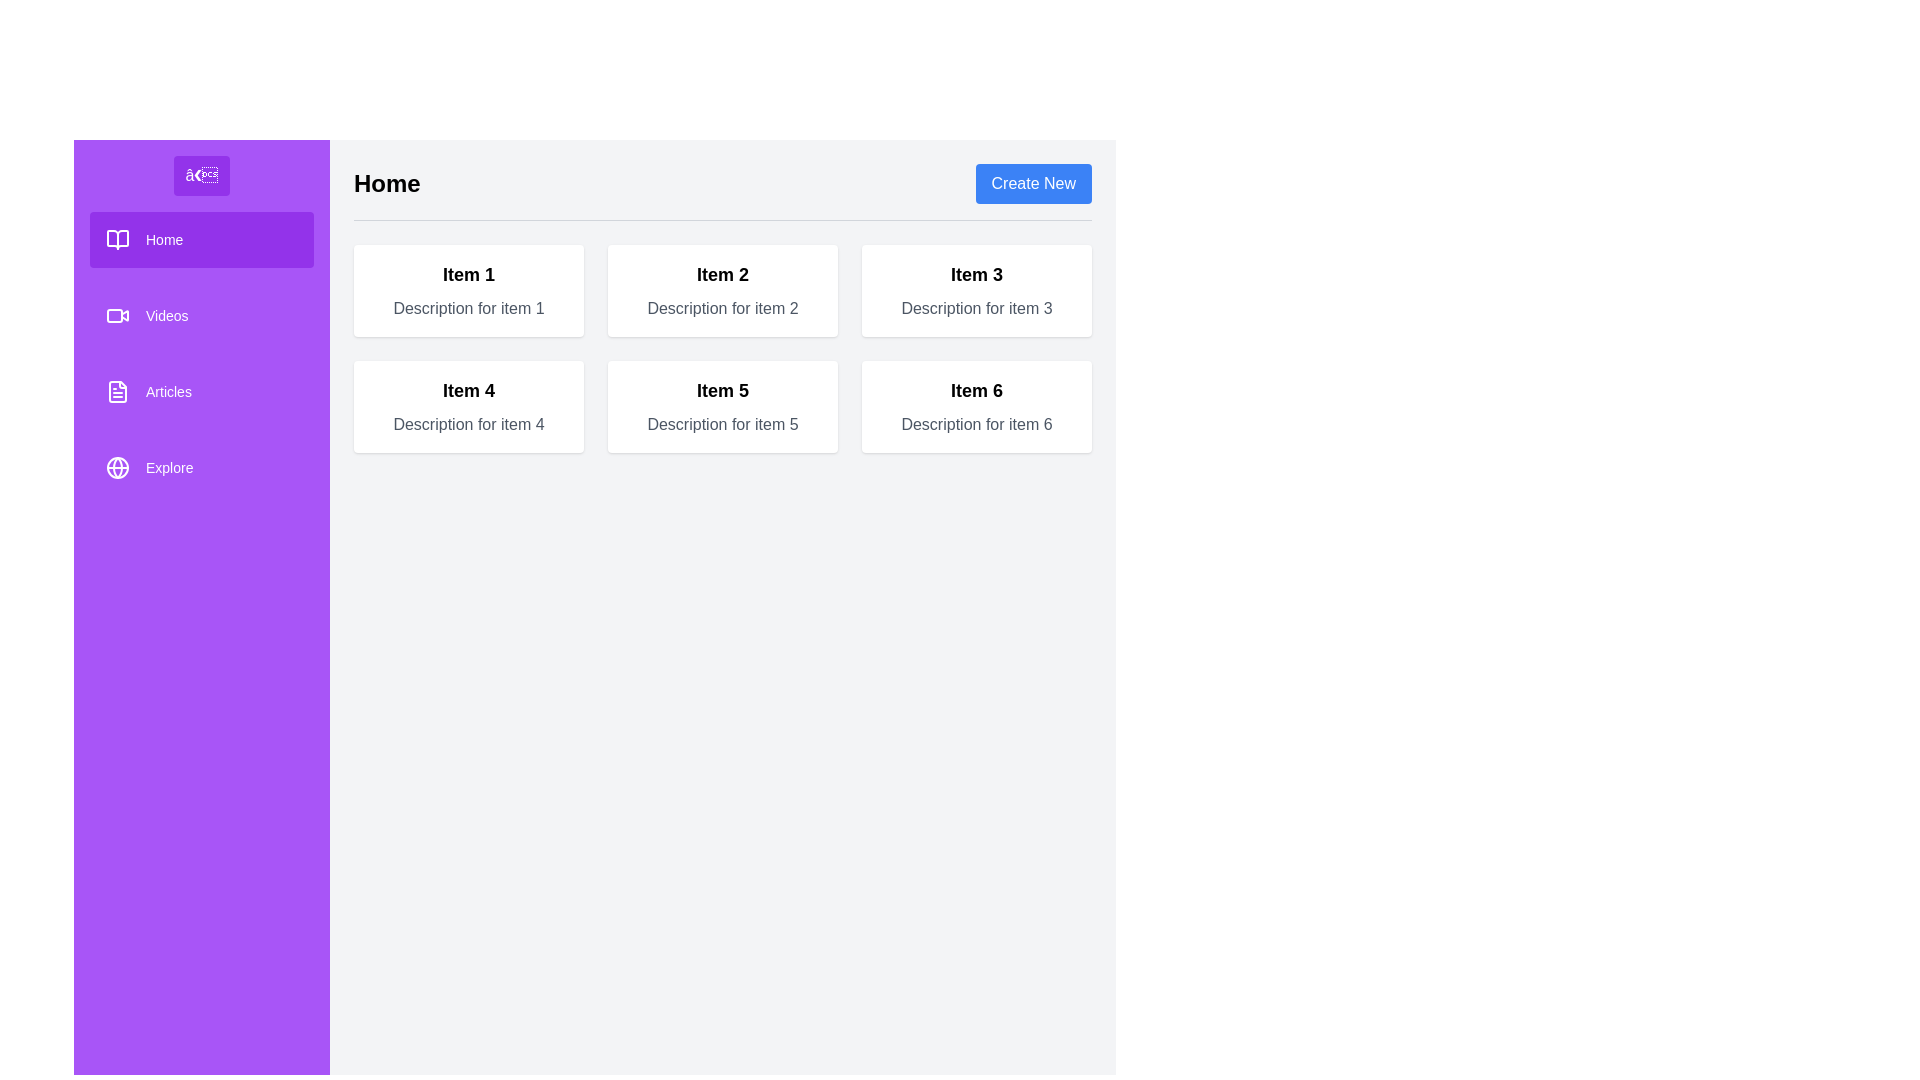 The image size is (1920, 1080). I want to click on text from the header label indicating the user is on the 'Home' section, which is located near the top-left of the interface, to the left of the 'Create New' button, so click(387, 184).